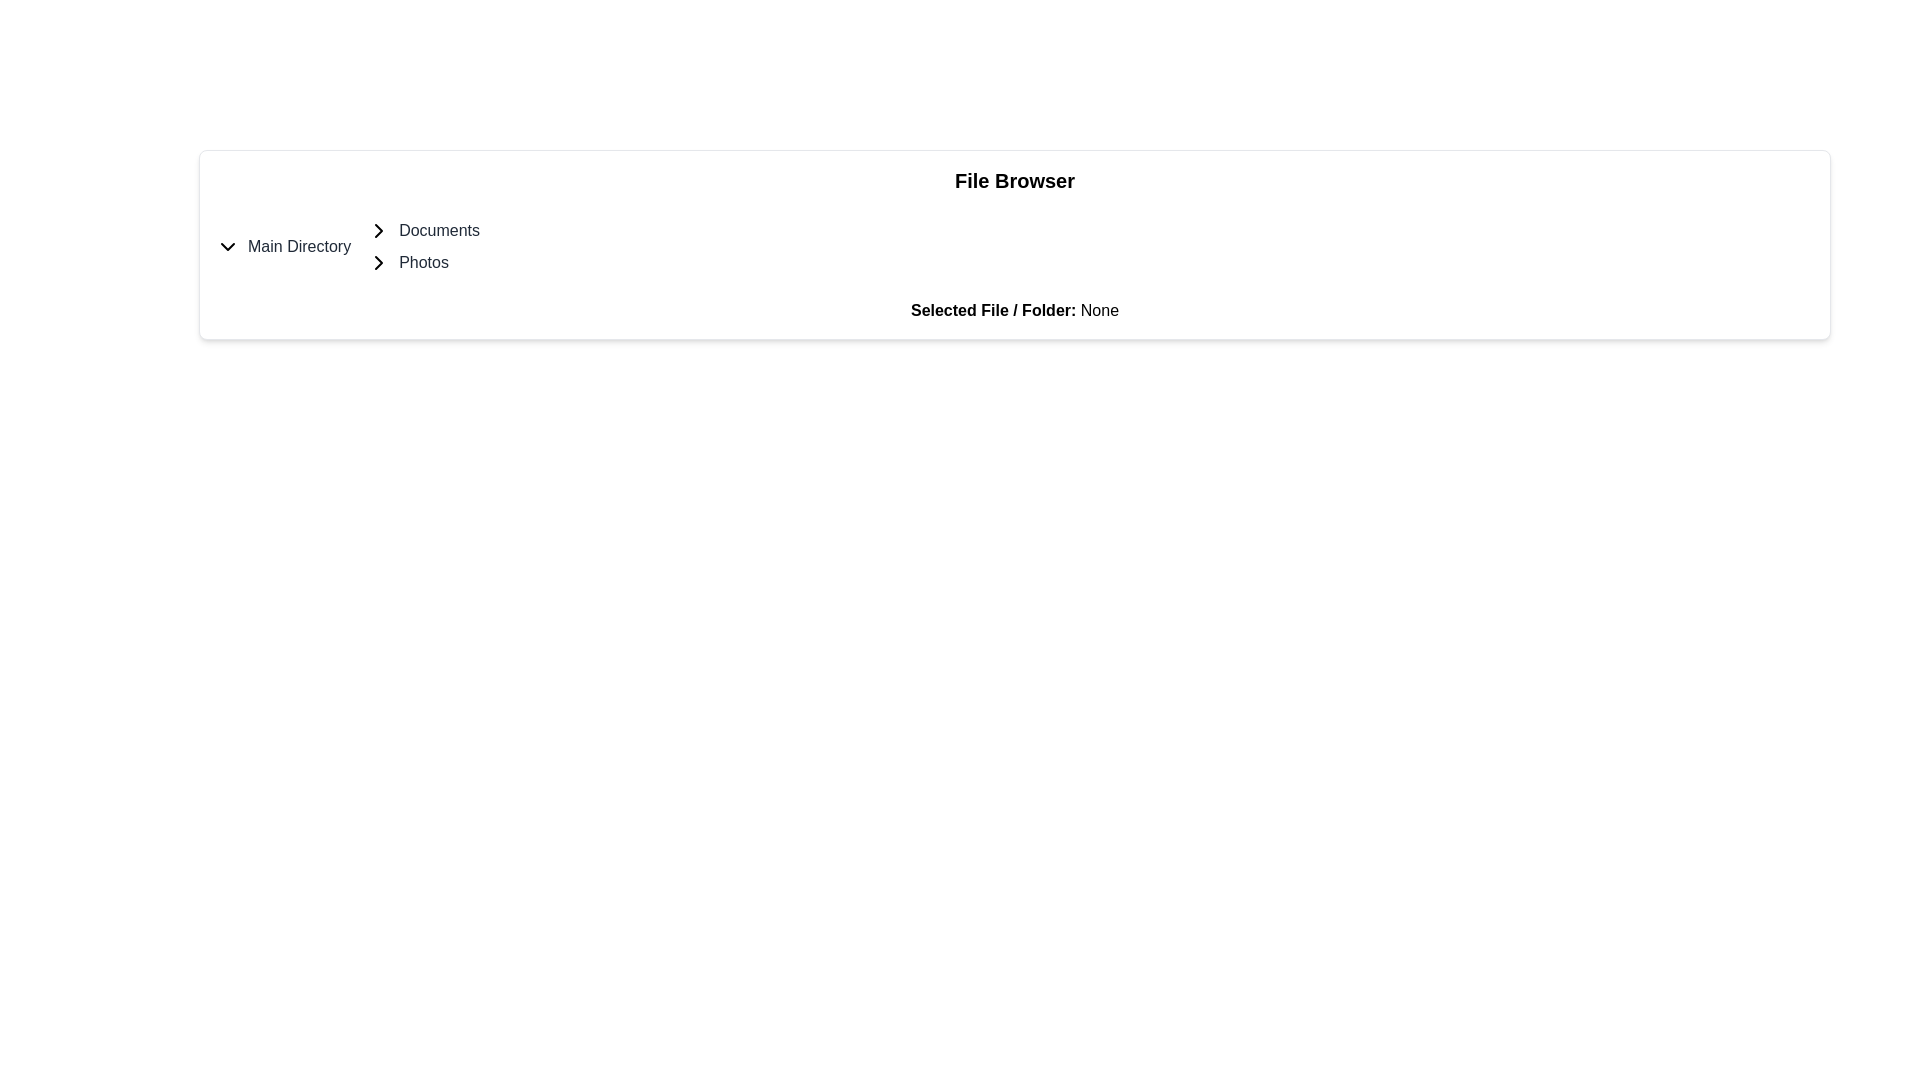  I want to click on the interactive text label displaying 'Photos', so click(423, 261).